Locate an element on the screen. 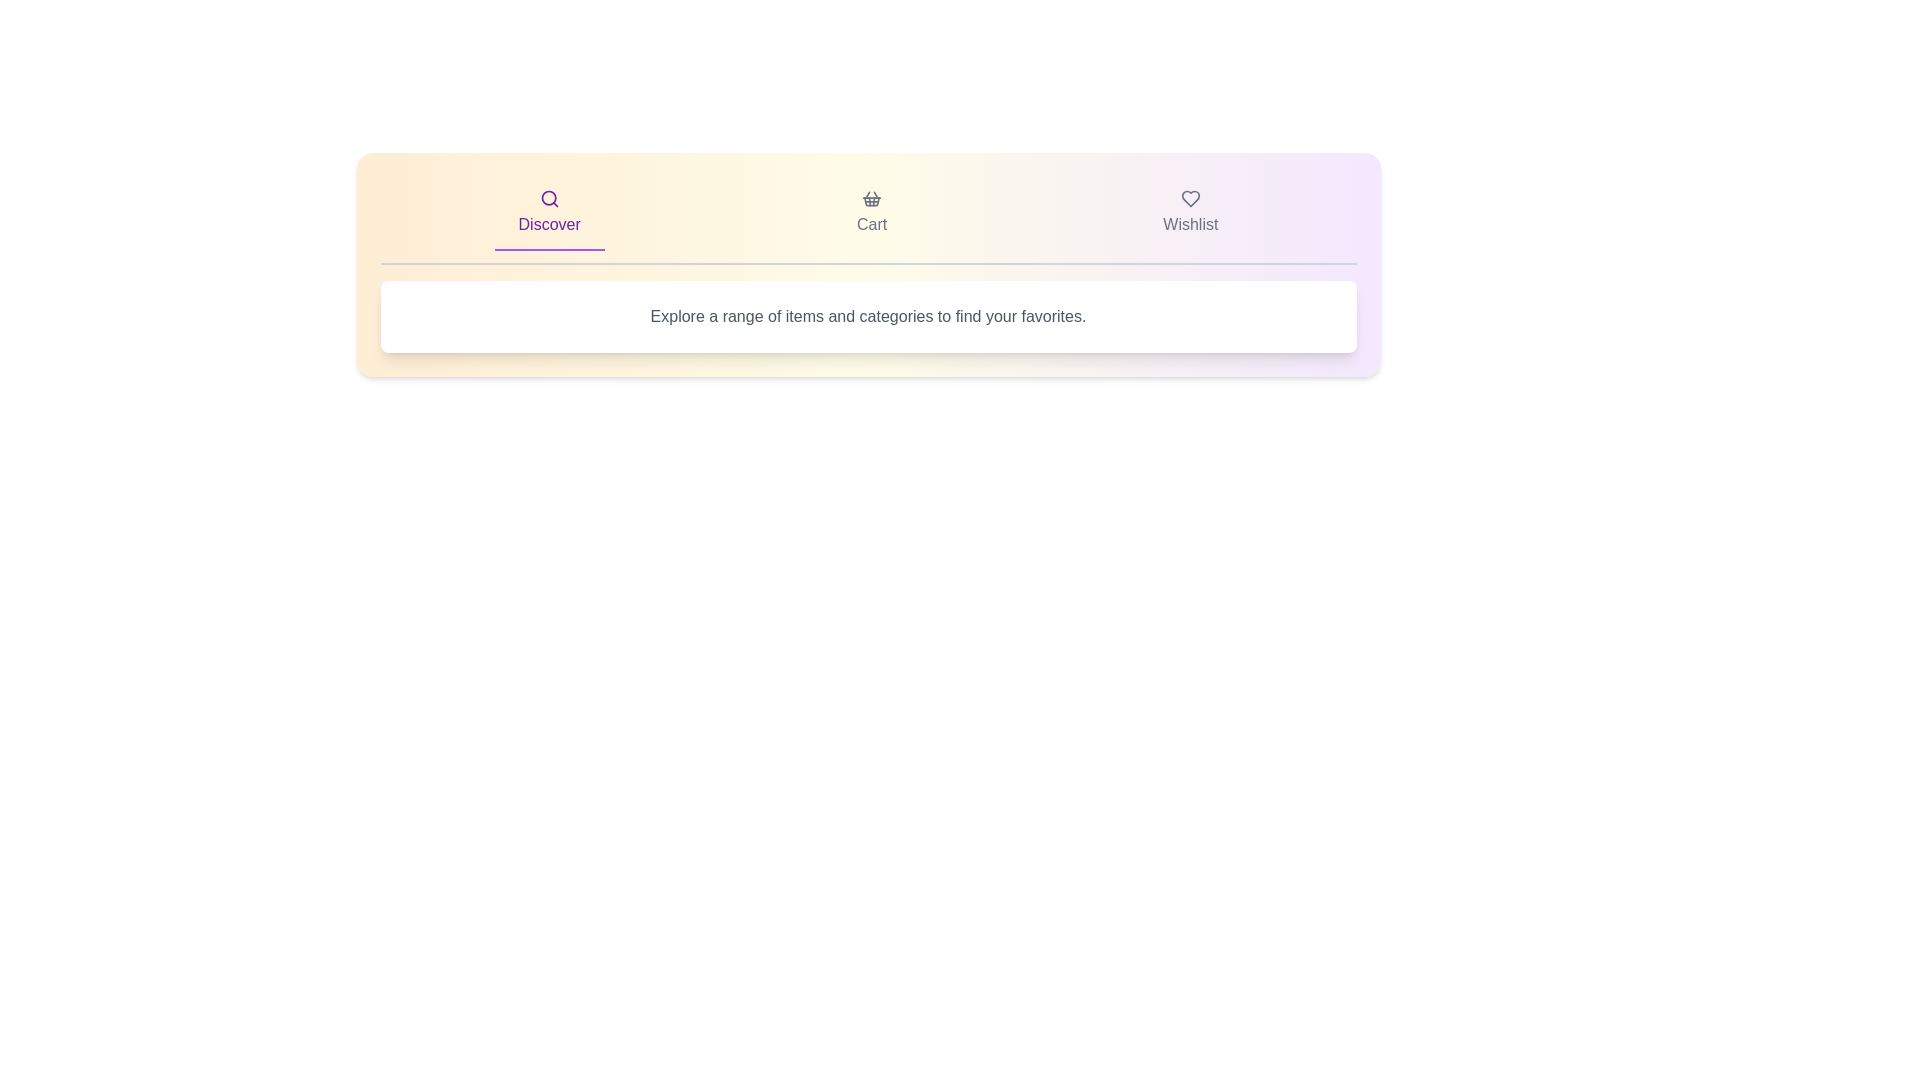 The width and height of the screenshot is (1920, 1080). the Wishlist tab to observe its hover effect is located at coordinates (1190, 213).